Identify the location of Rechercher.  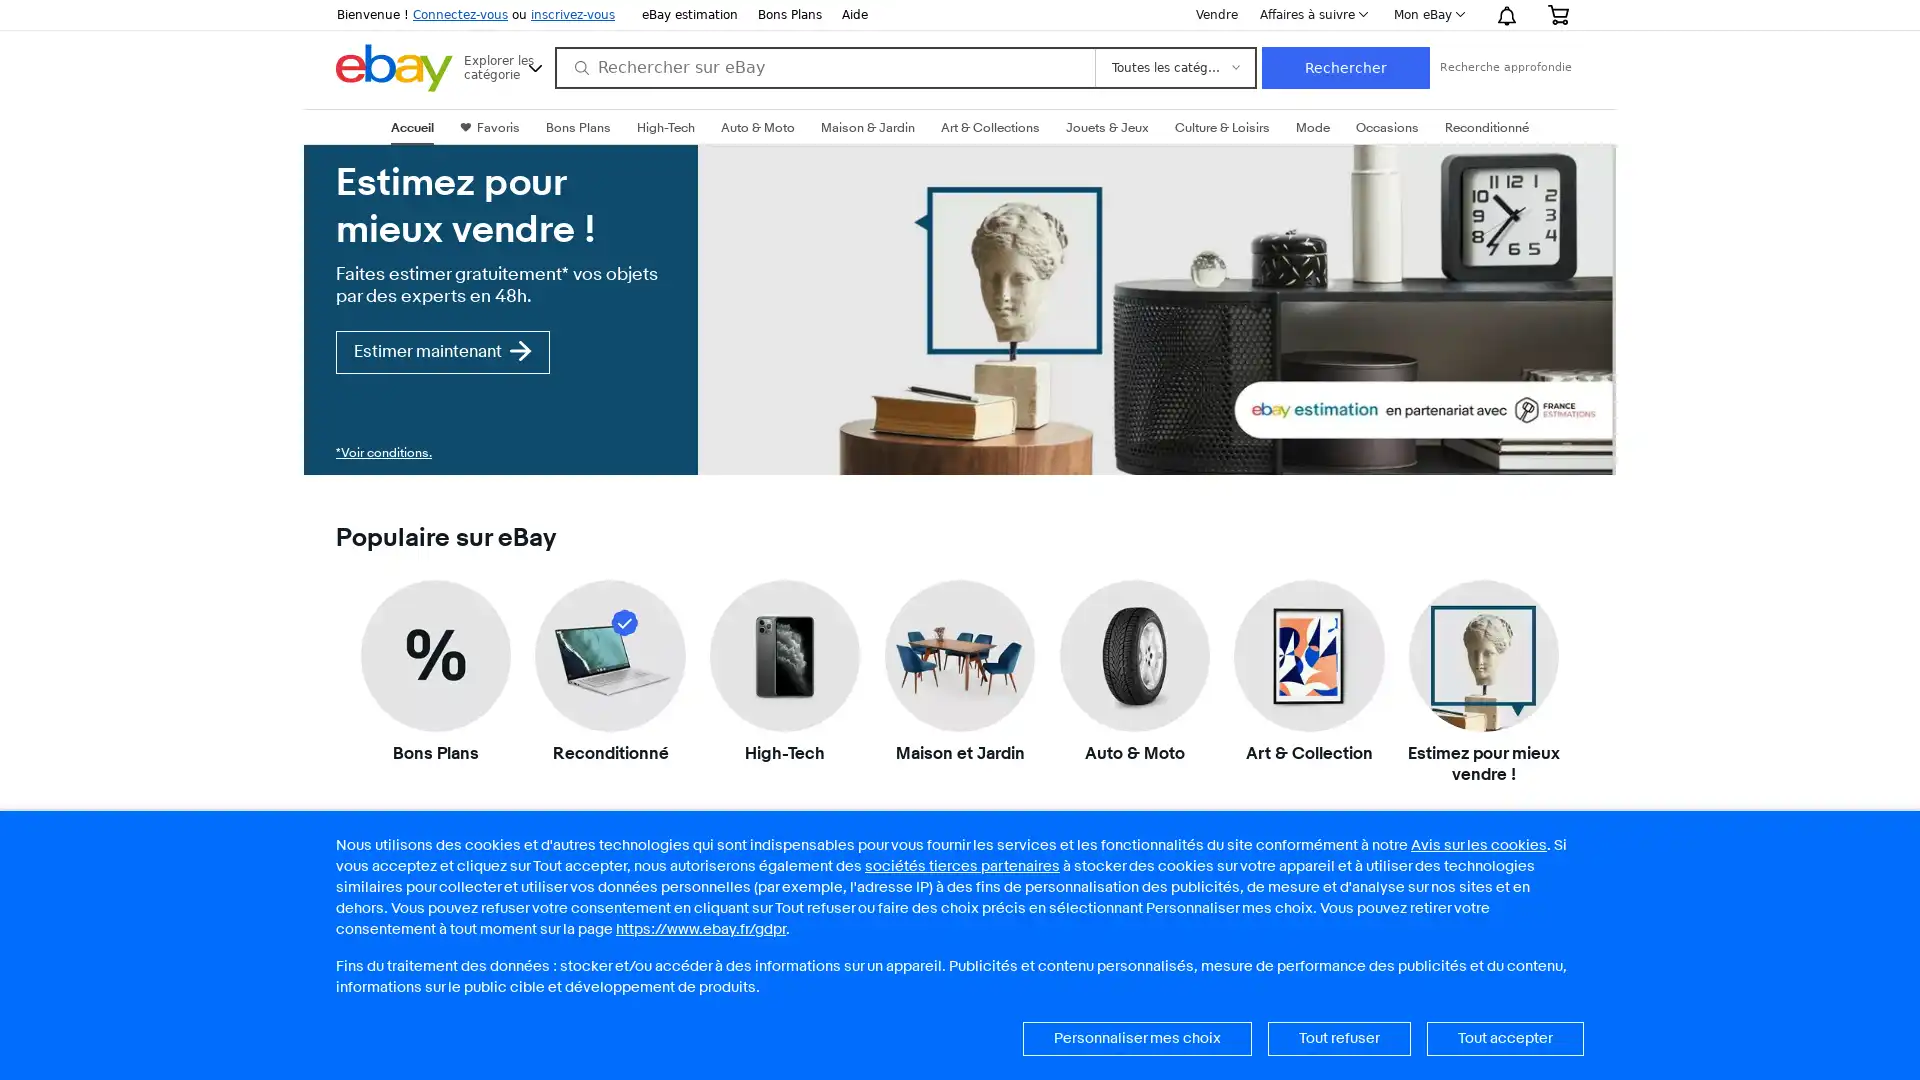
(1345, 67).